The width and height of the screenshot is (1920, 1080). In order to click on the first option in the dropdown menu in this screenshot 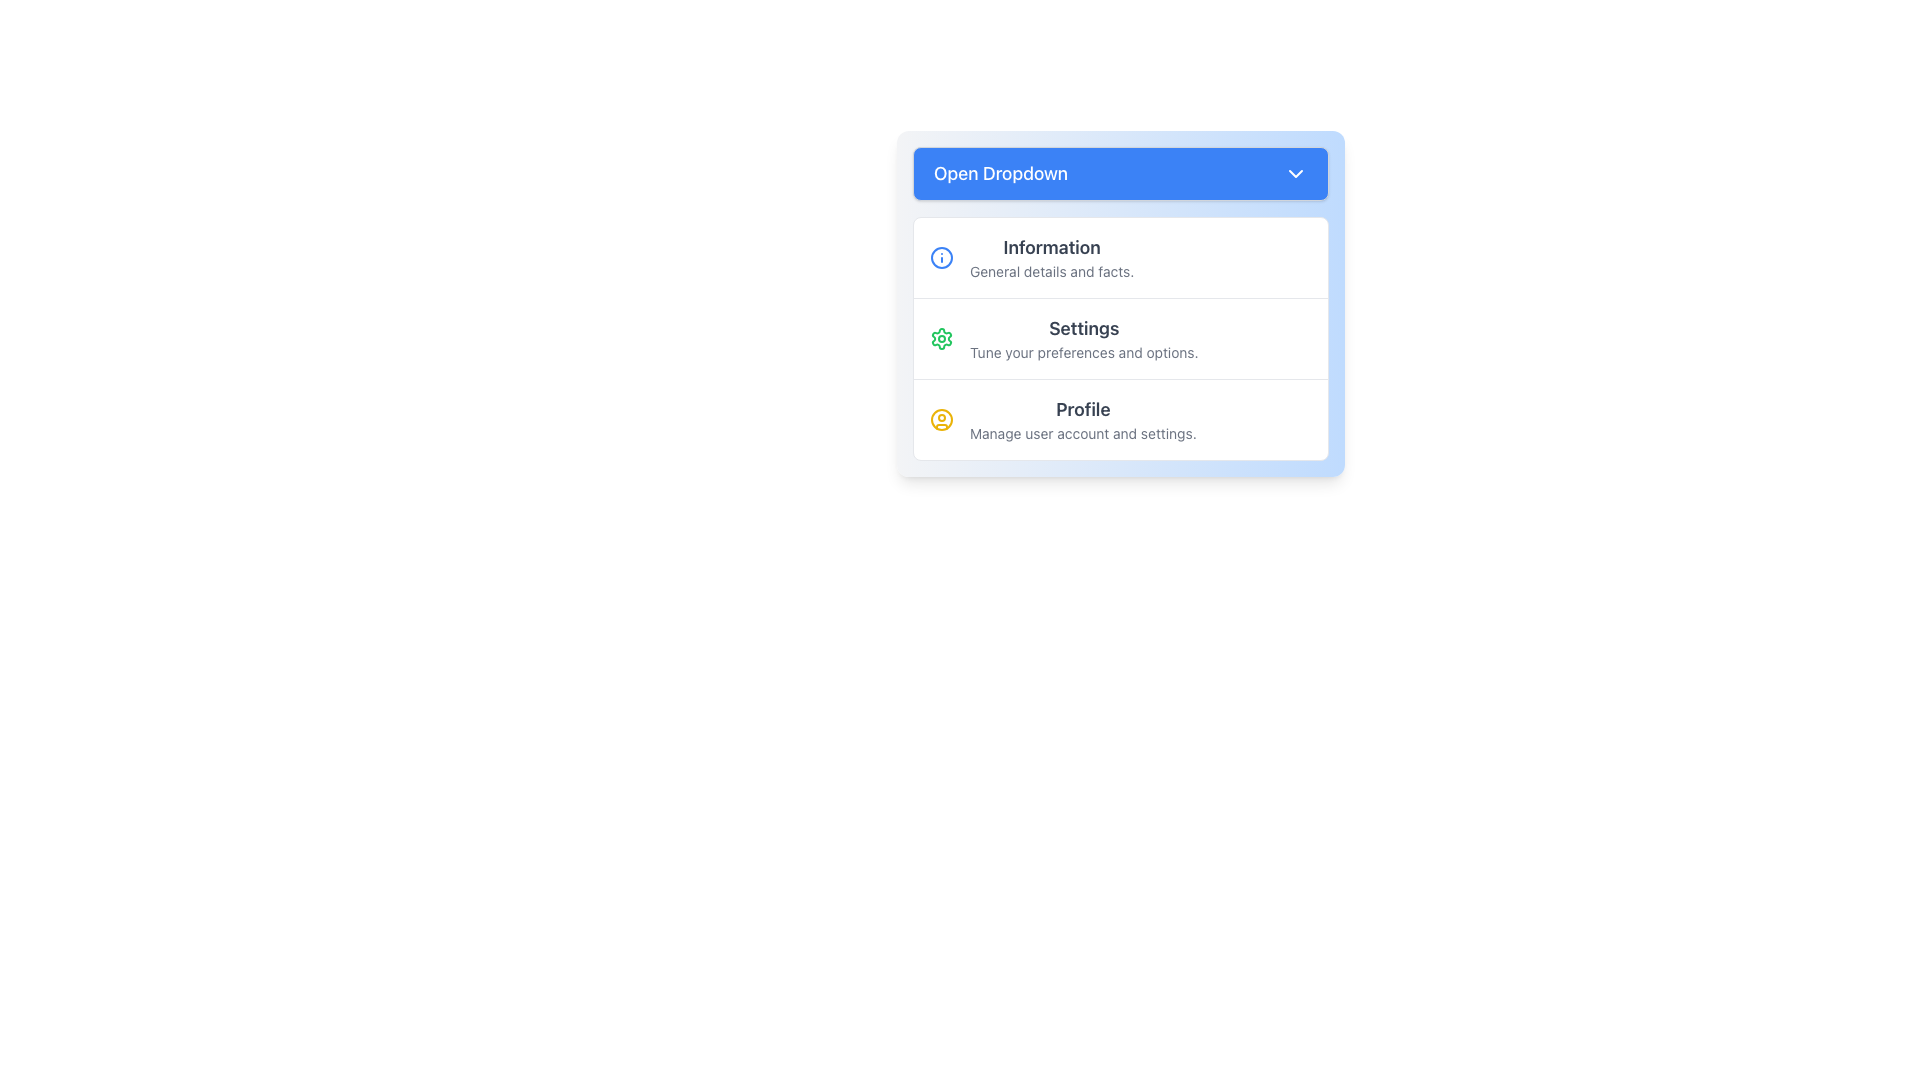, I will do `click(1121, 257)`.